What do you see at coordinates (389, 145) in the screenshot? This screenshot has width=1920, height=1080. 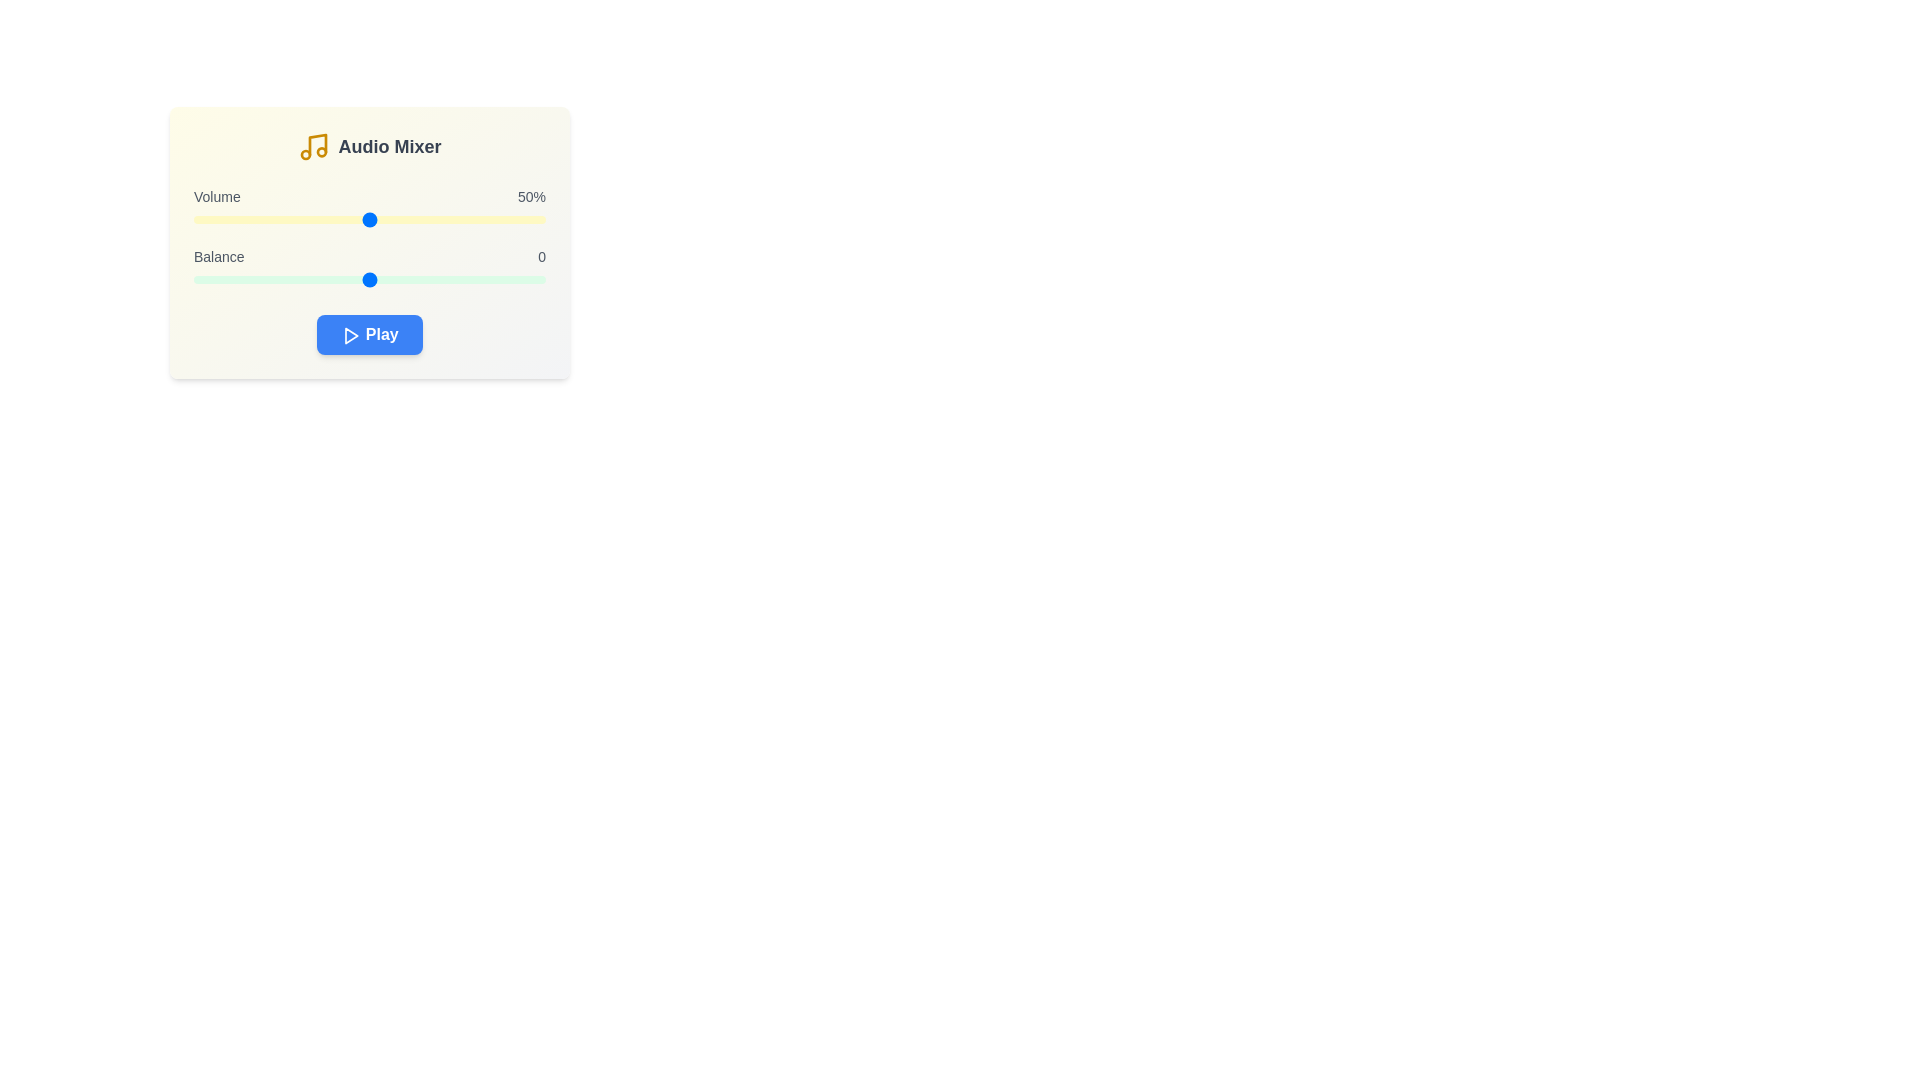 I see `the static text label indicating the purpose of the audio settings control panel, located to the right of the yellow music note icon` at bounding box center [389, 145].